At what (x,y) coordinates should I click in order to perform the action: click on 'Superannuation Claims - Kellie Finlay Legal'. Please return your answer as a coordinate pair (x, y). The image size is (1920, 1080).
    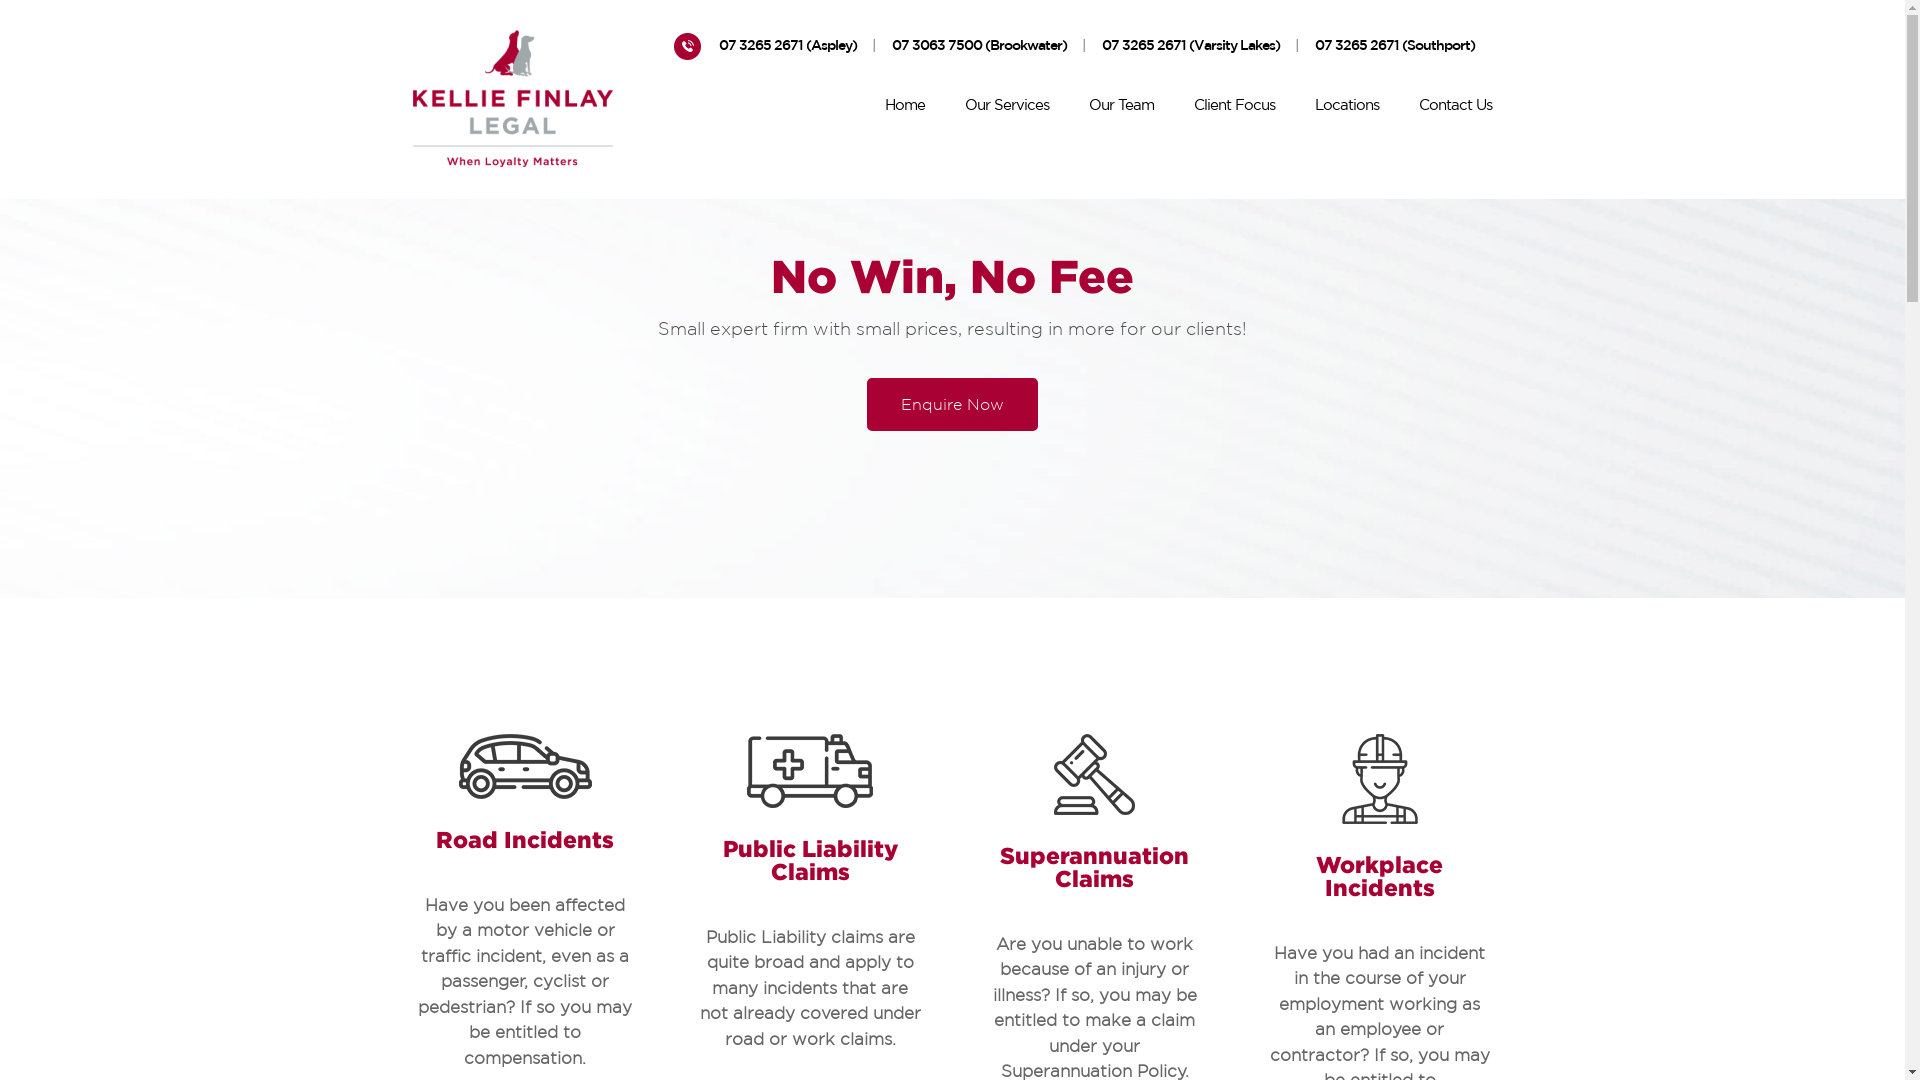
    Looking at the image, I should click on (1053, 773).